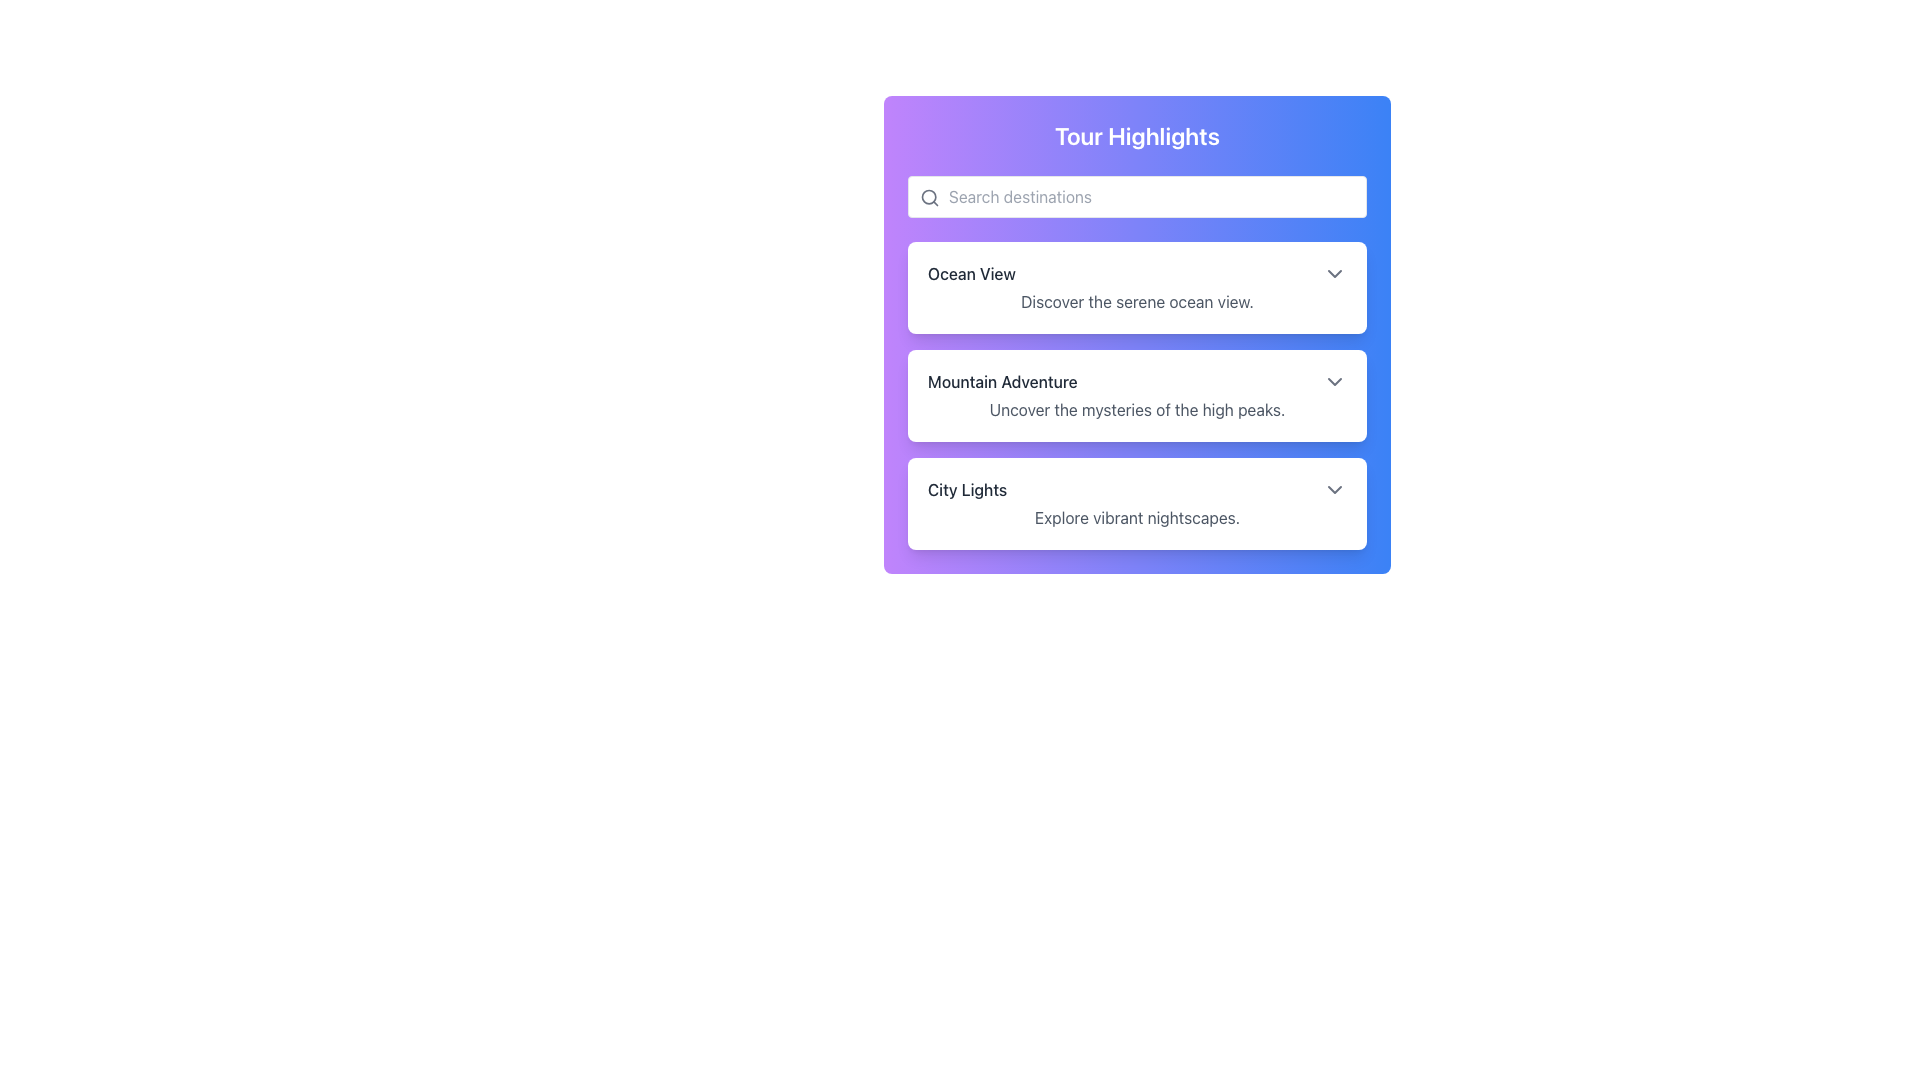  Describe the element at coordinates (1137, 288) in the screenshot. I see `the first card item labeled 'Ocean View' within the 'Tour Highlights' section` at that location.